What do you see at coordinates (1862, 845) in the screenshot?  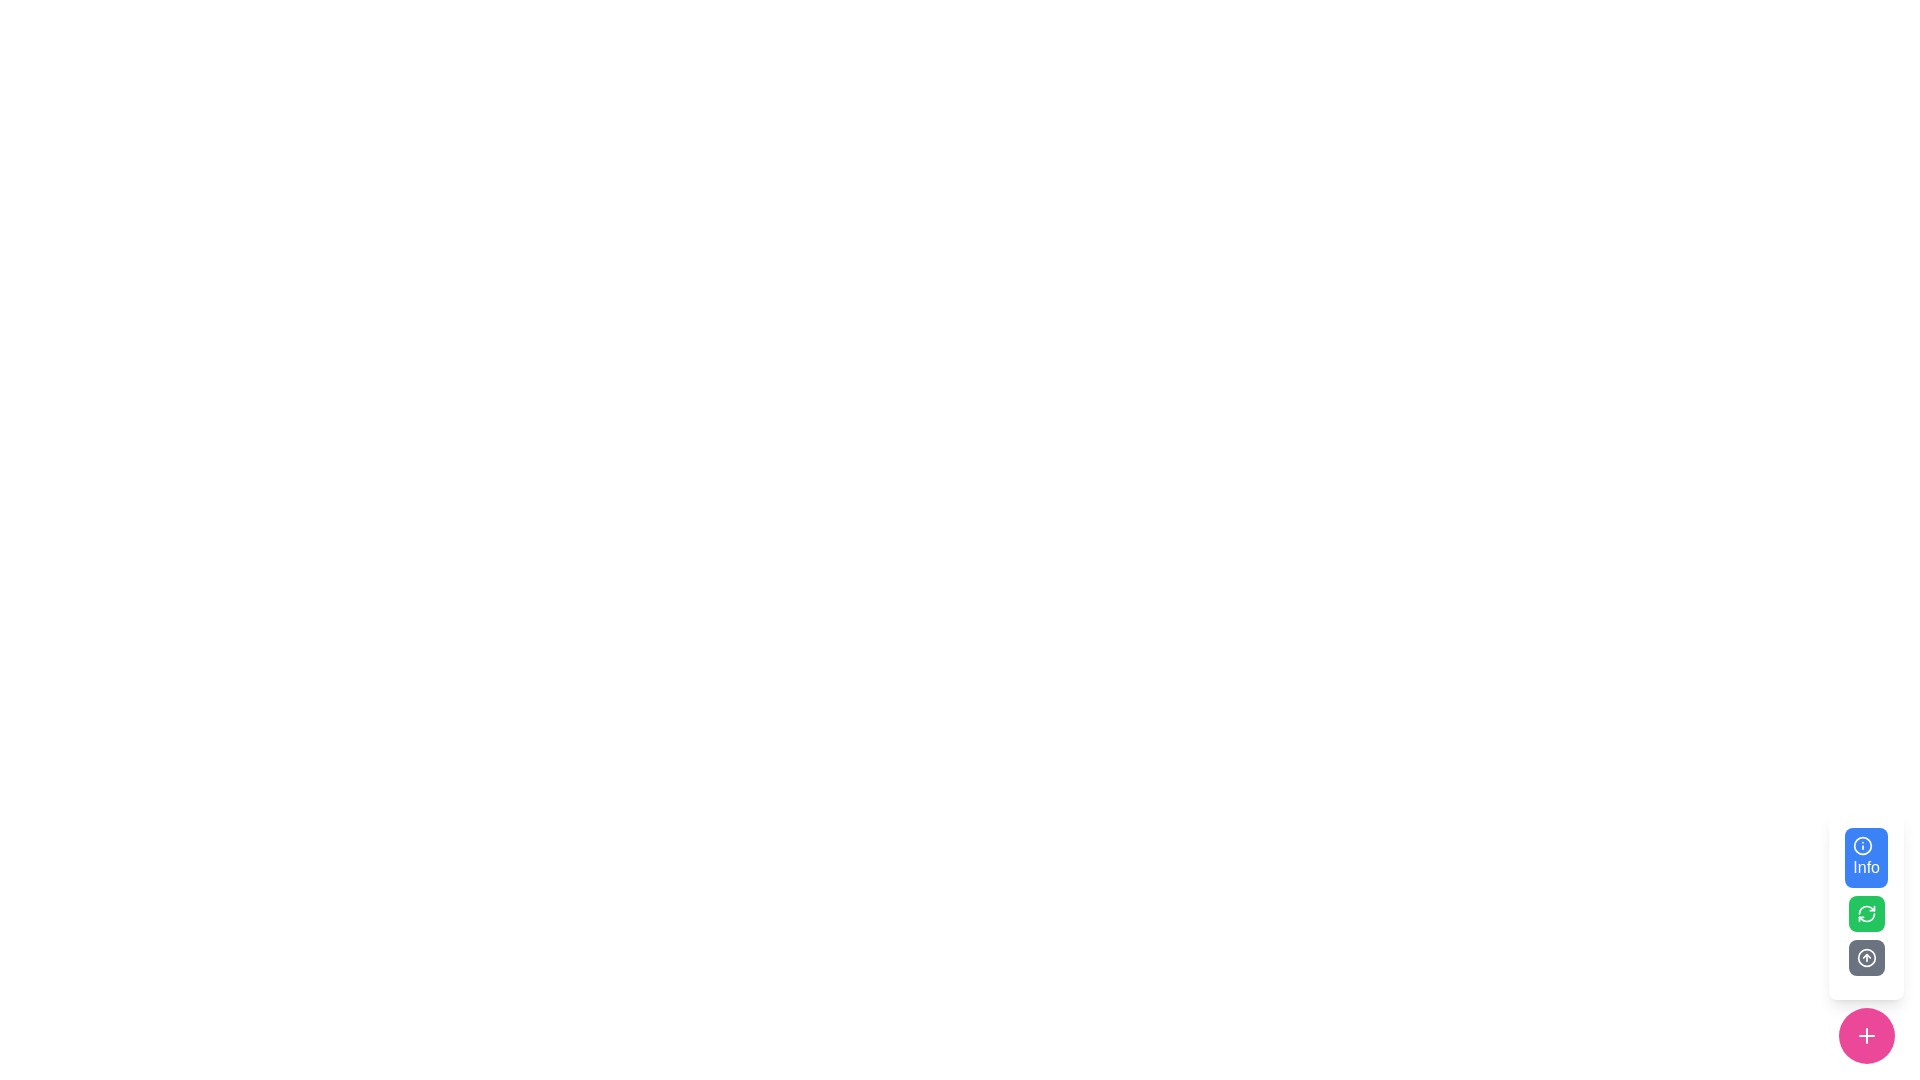 I see `the 'Info' button represented by an SVG-based icon, located on the right side of the interface, above the '+' button` at bounding box center [1862, 845].